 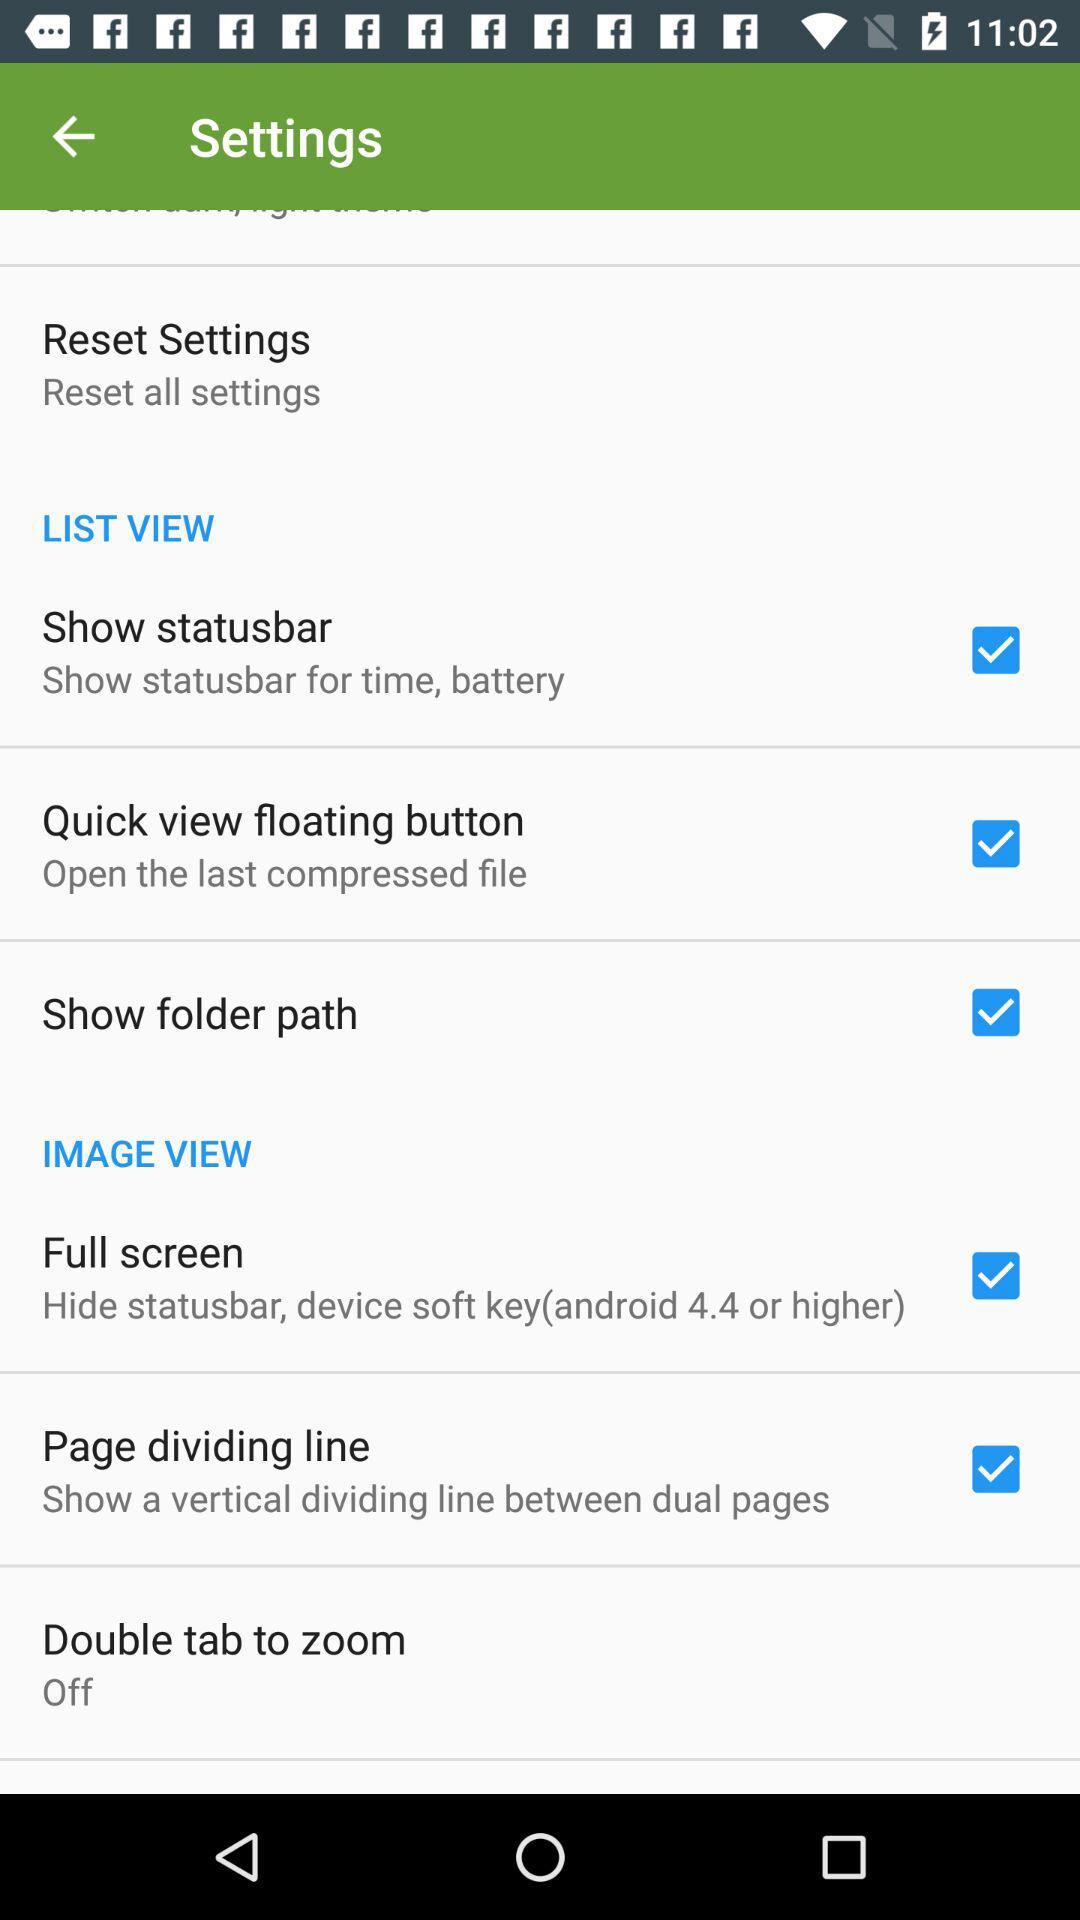 What do you see at coordinates (283, 819) in the screenshot?
I see `item below show statusbar for` at bounding box center [283, 819].